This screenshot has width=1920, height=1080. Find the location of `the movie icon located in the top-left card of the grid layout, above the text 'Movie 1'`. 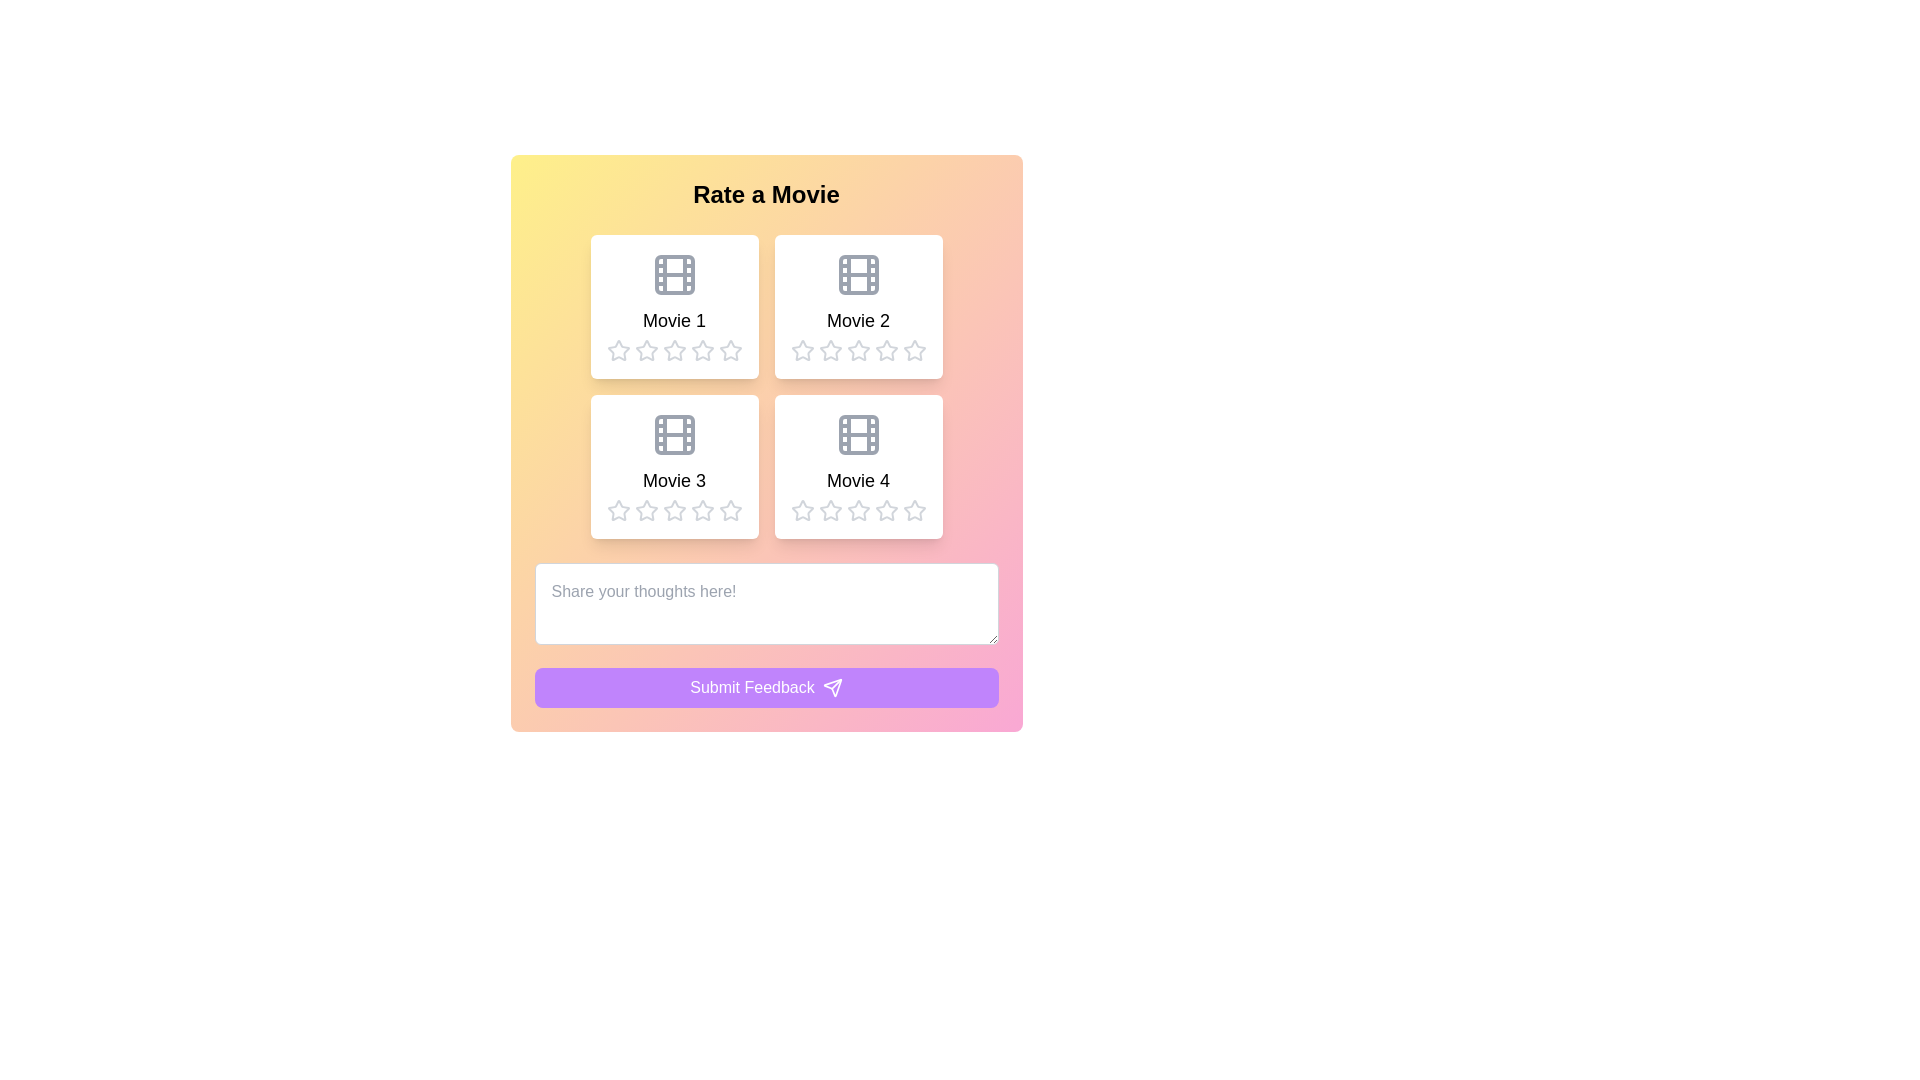

the movie icon located in the top-left card of the grid layout, above the text 'Movie 1' is located at coordinates (674, 274).